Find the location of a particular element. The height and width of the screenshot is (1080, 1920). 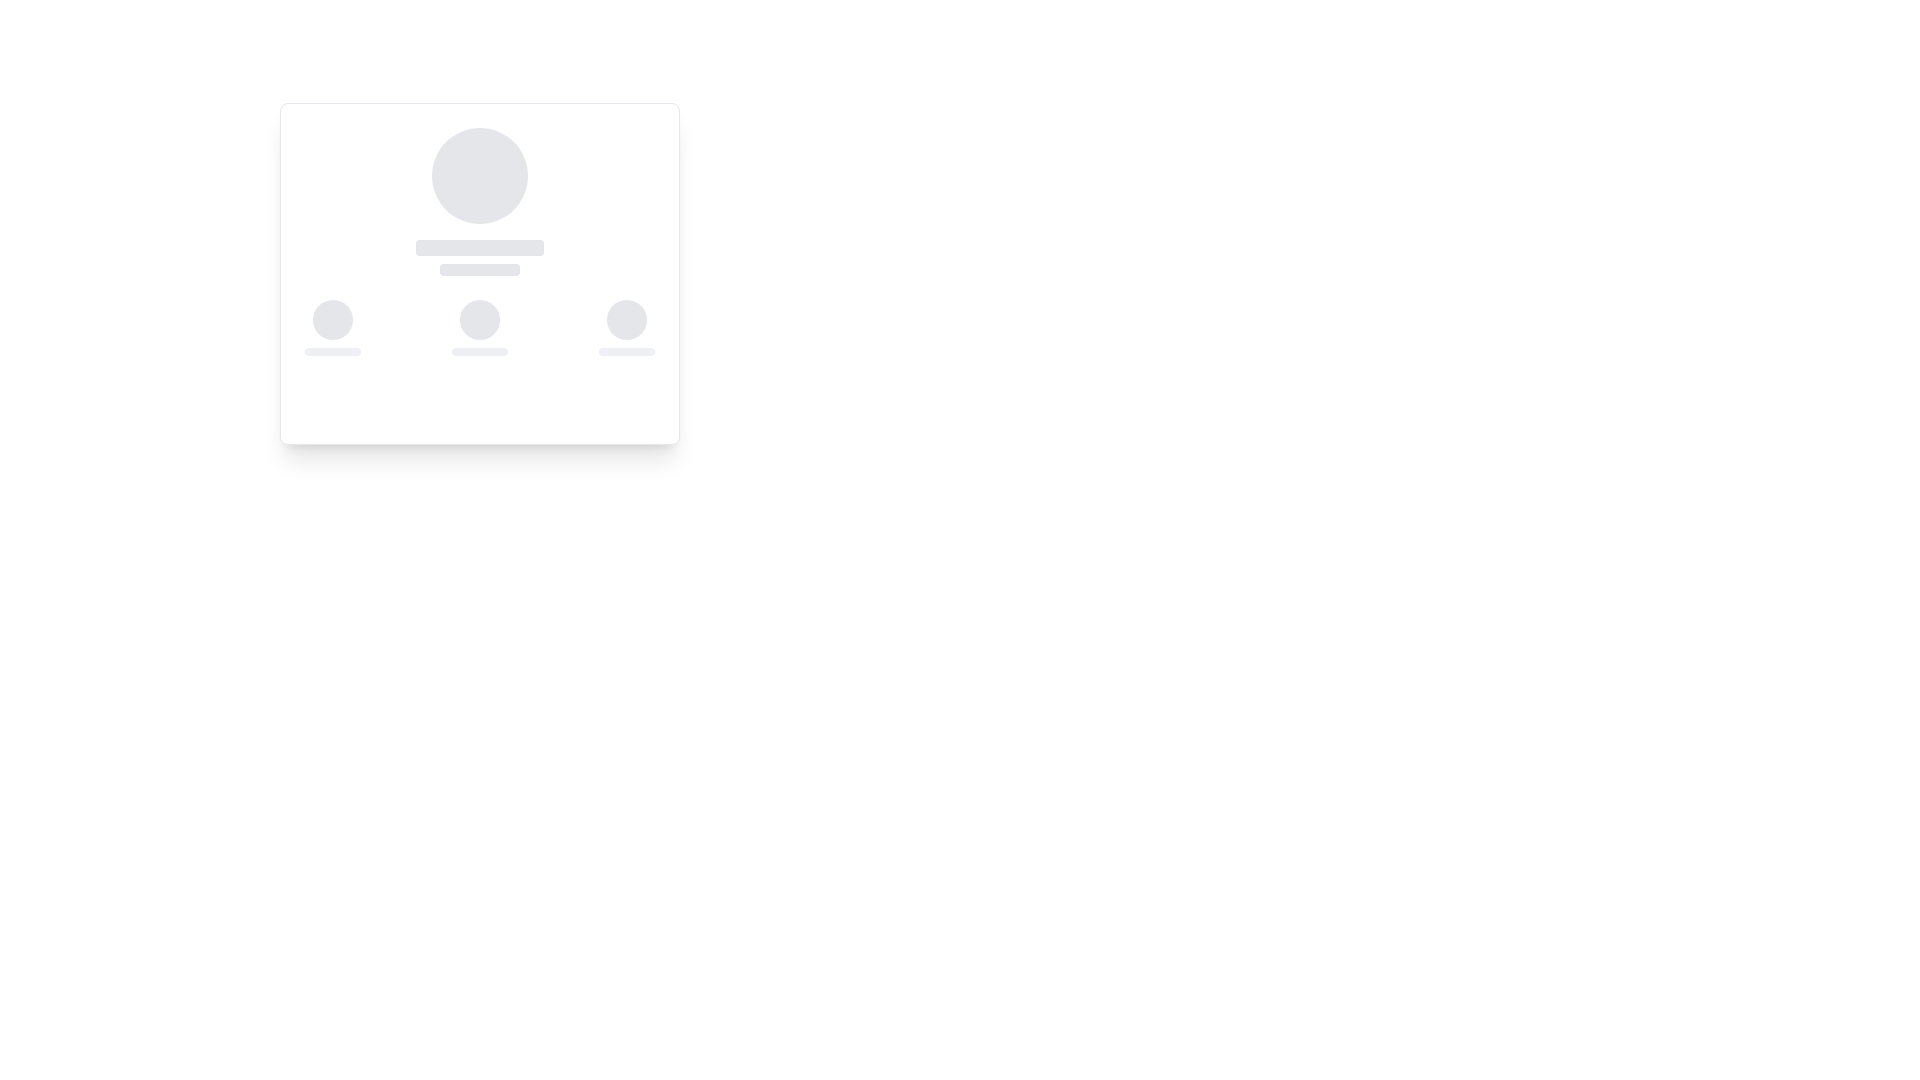

the circular loading animation component with a gray background, which is centered in the middle column of a three-column layout is located at coordinates (480, 326).